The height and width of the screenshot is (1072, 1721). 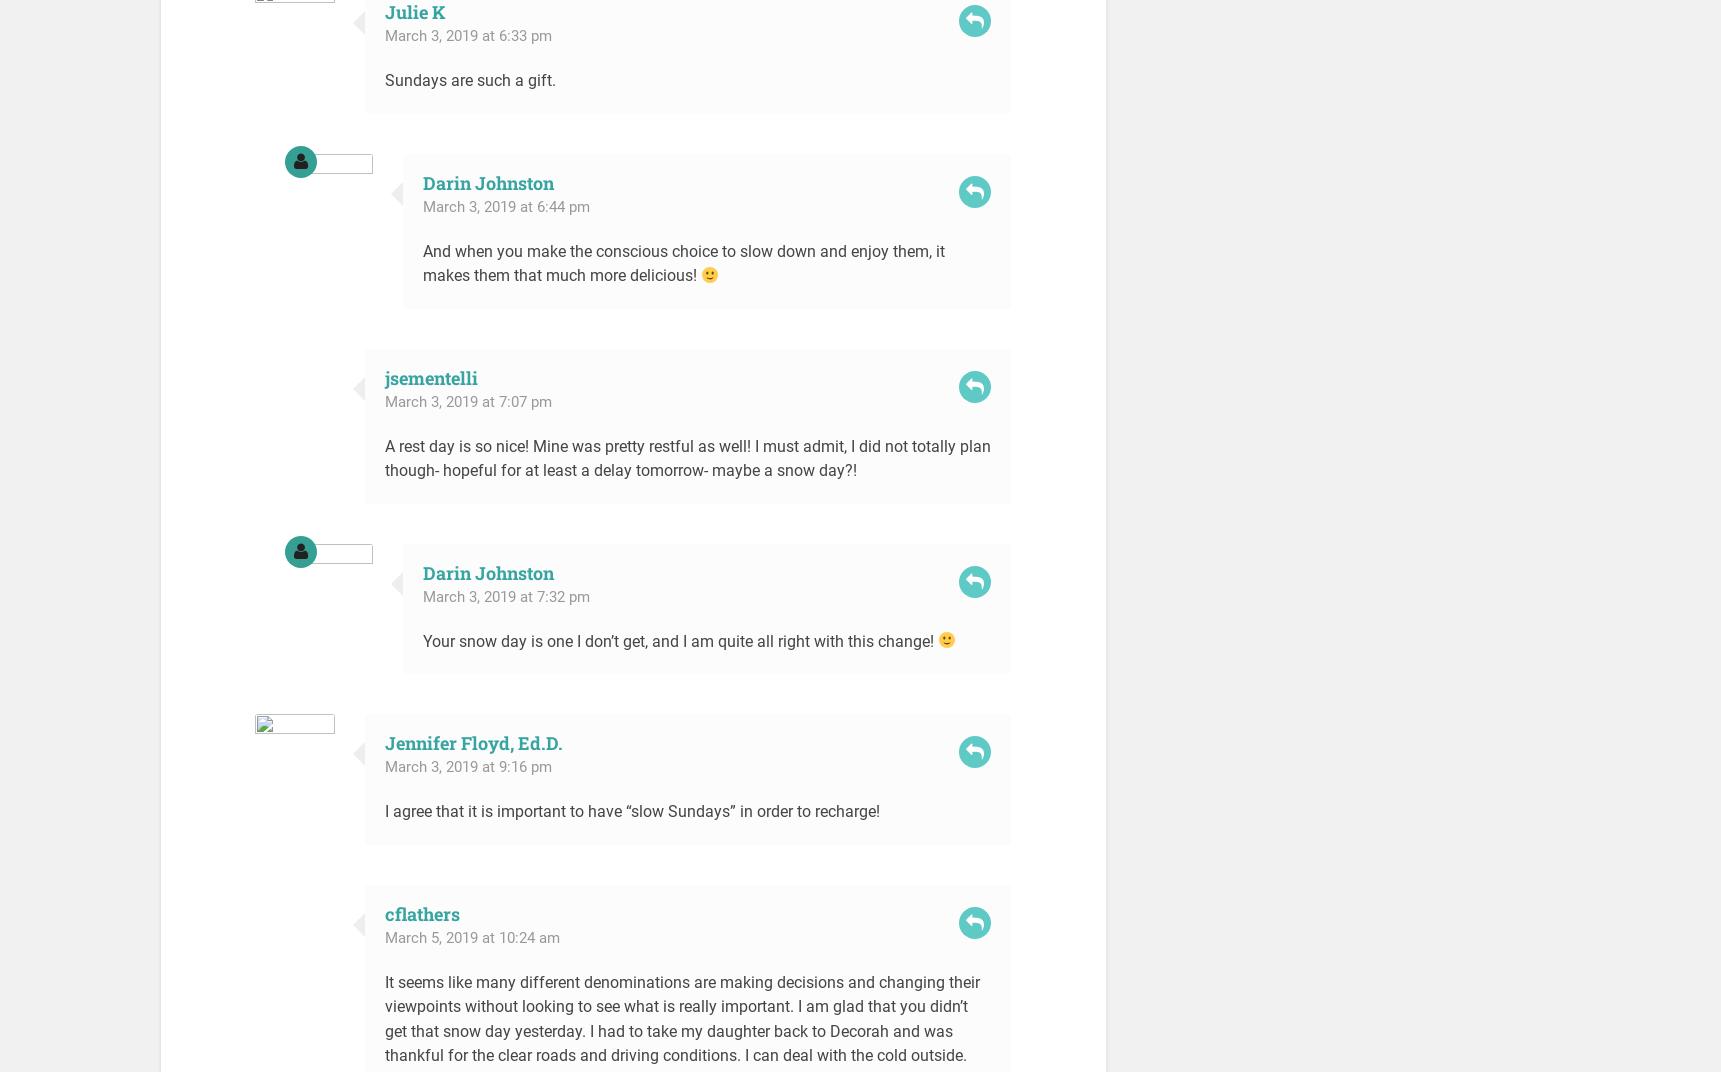 What do you see at coordinates (468, 401) in the screenshot?
I see `'March 3, 2019 at 7:07 pm'` at bounding box center [468, 401].